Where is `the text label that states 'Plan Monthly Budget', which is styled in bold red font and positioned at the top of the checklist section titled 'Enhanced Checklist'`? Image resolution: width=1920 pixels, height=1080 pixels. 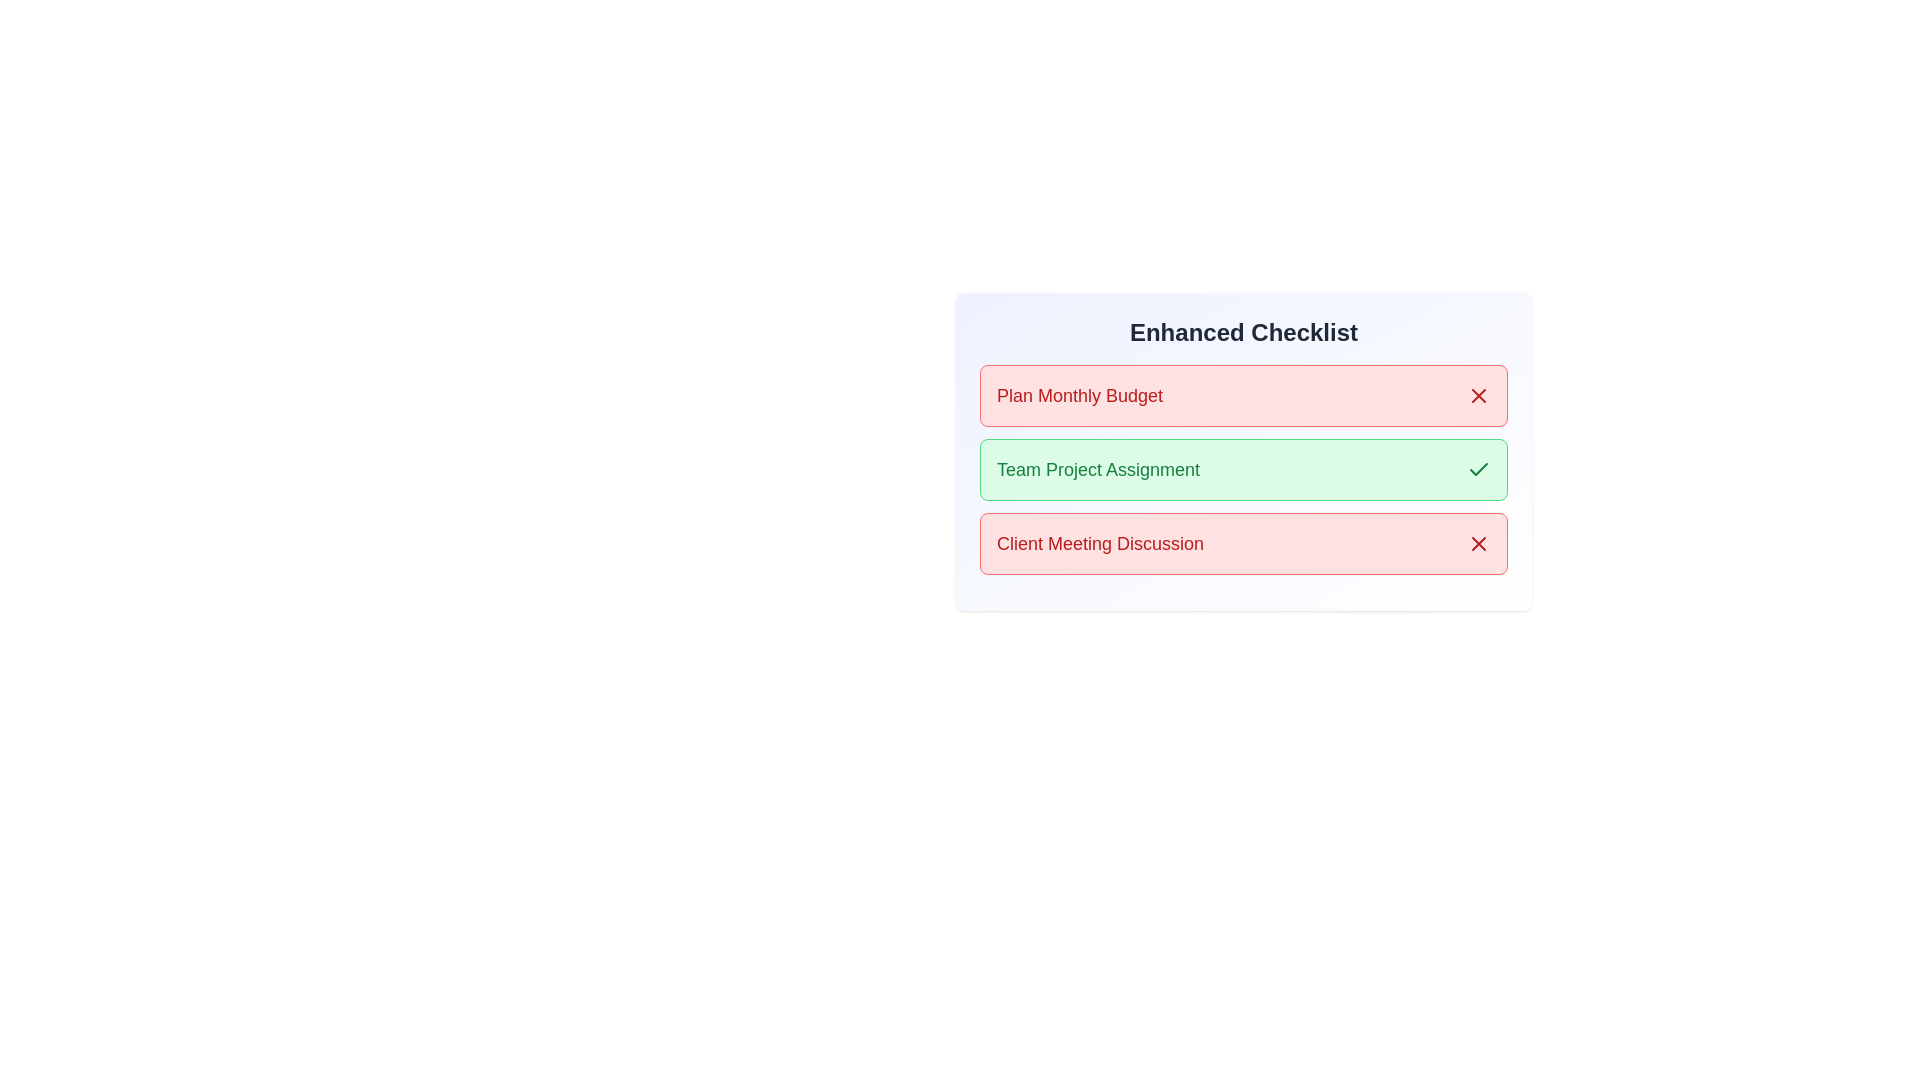
the text label that states 'Plan Monthly Budget', which is styled in bold red font and positioned at the top of the checklist section titled 'Enhanced Checklist' is located at coordinates (1079, 396).